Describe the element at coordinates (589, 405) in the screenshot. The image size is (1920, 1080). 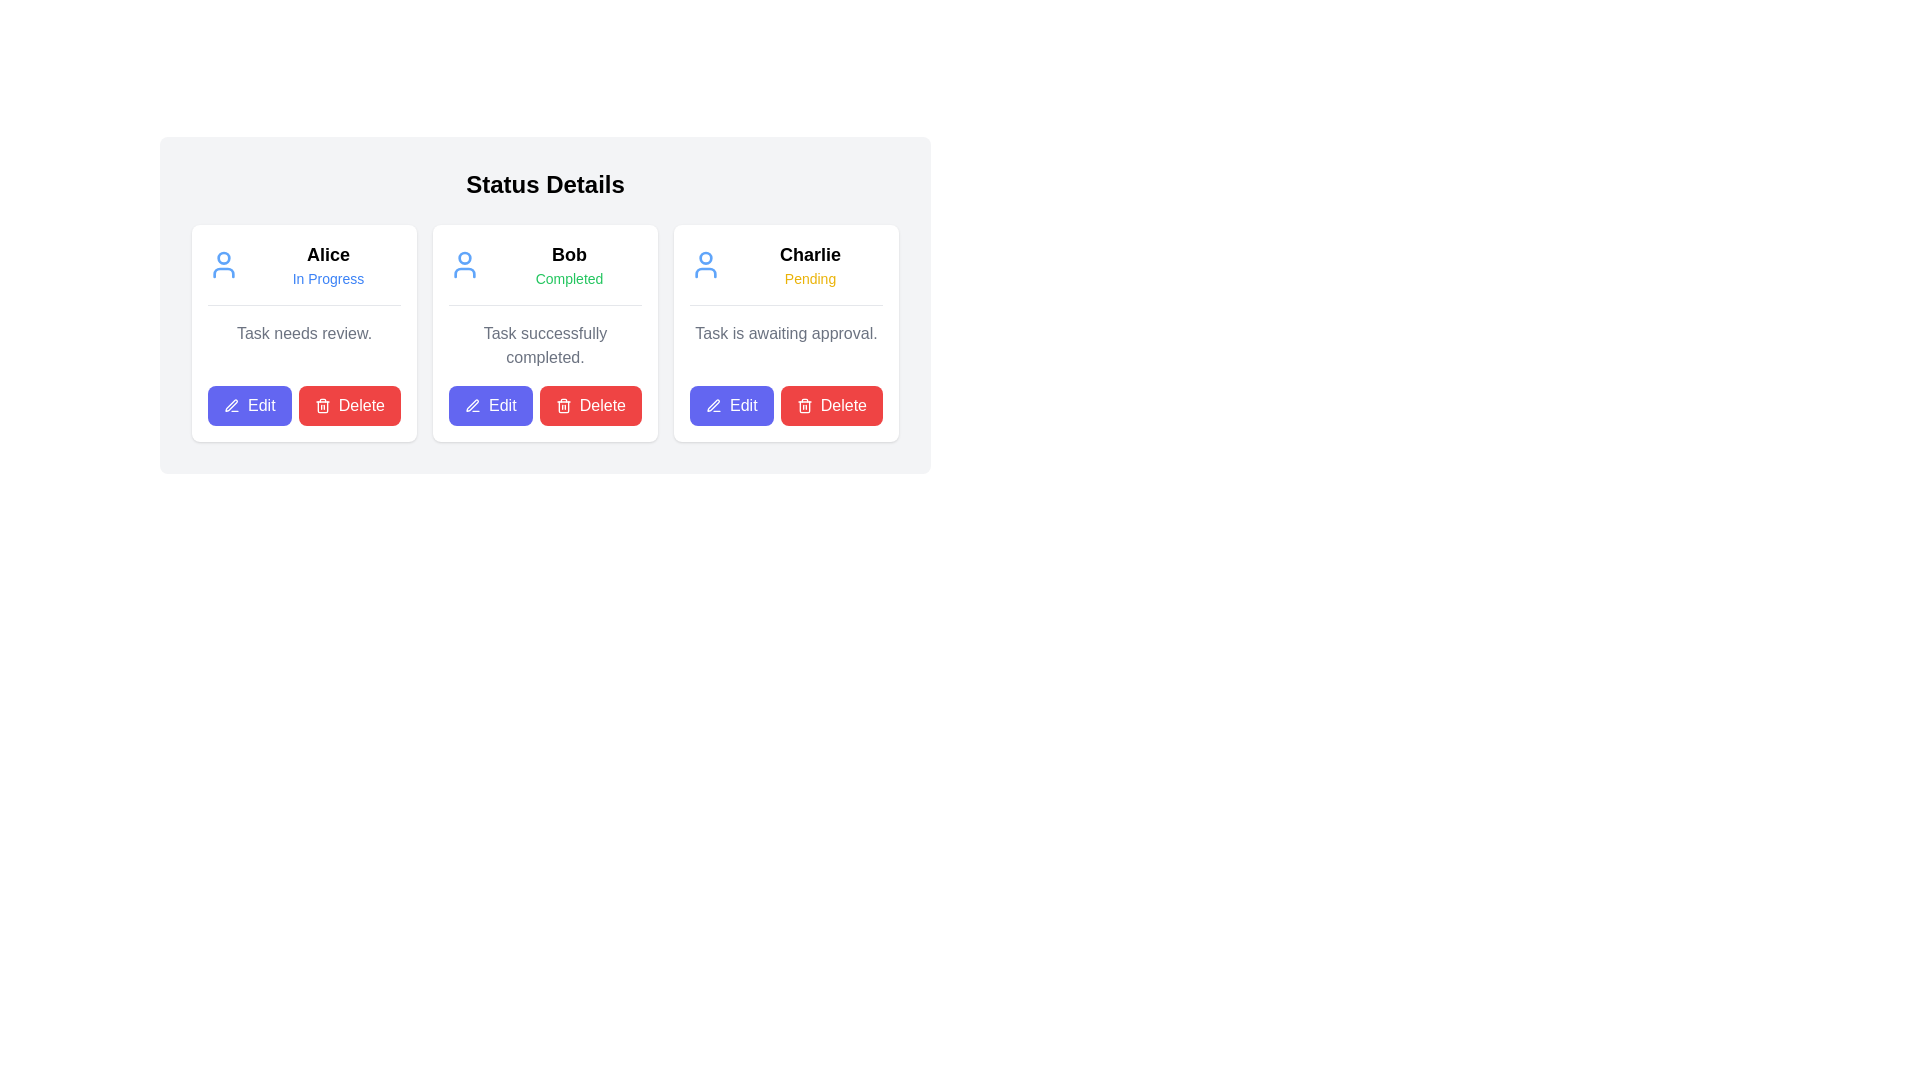
I see `the red 'Delete' button with rounded corners and a trashcan icon` at that location.